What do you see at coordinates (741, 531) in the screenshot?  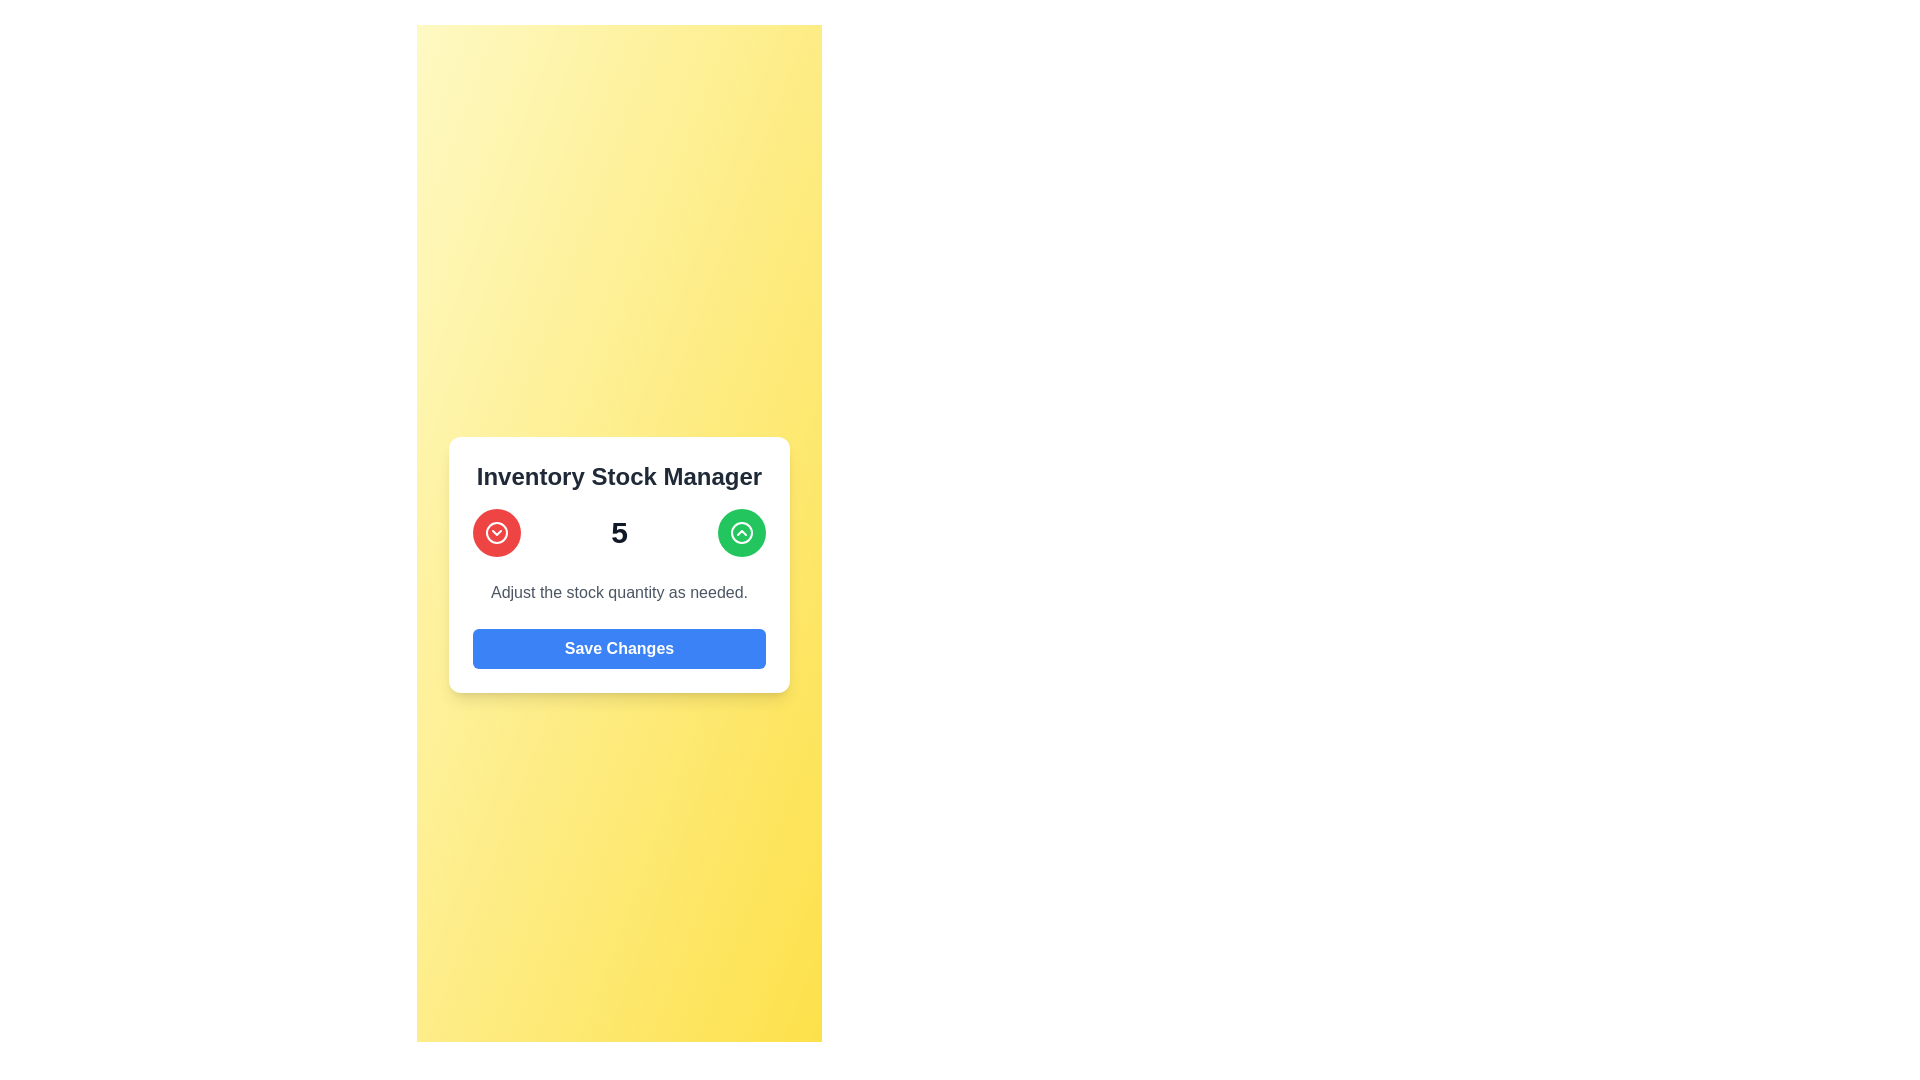 I see `the upward chevron button with a circular green border located at the top-right of the 'Inventory Stock Manager' card, next to the numeric value '5' for additional information` at bounding box center [741, 531].